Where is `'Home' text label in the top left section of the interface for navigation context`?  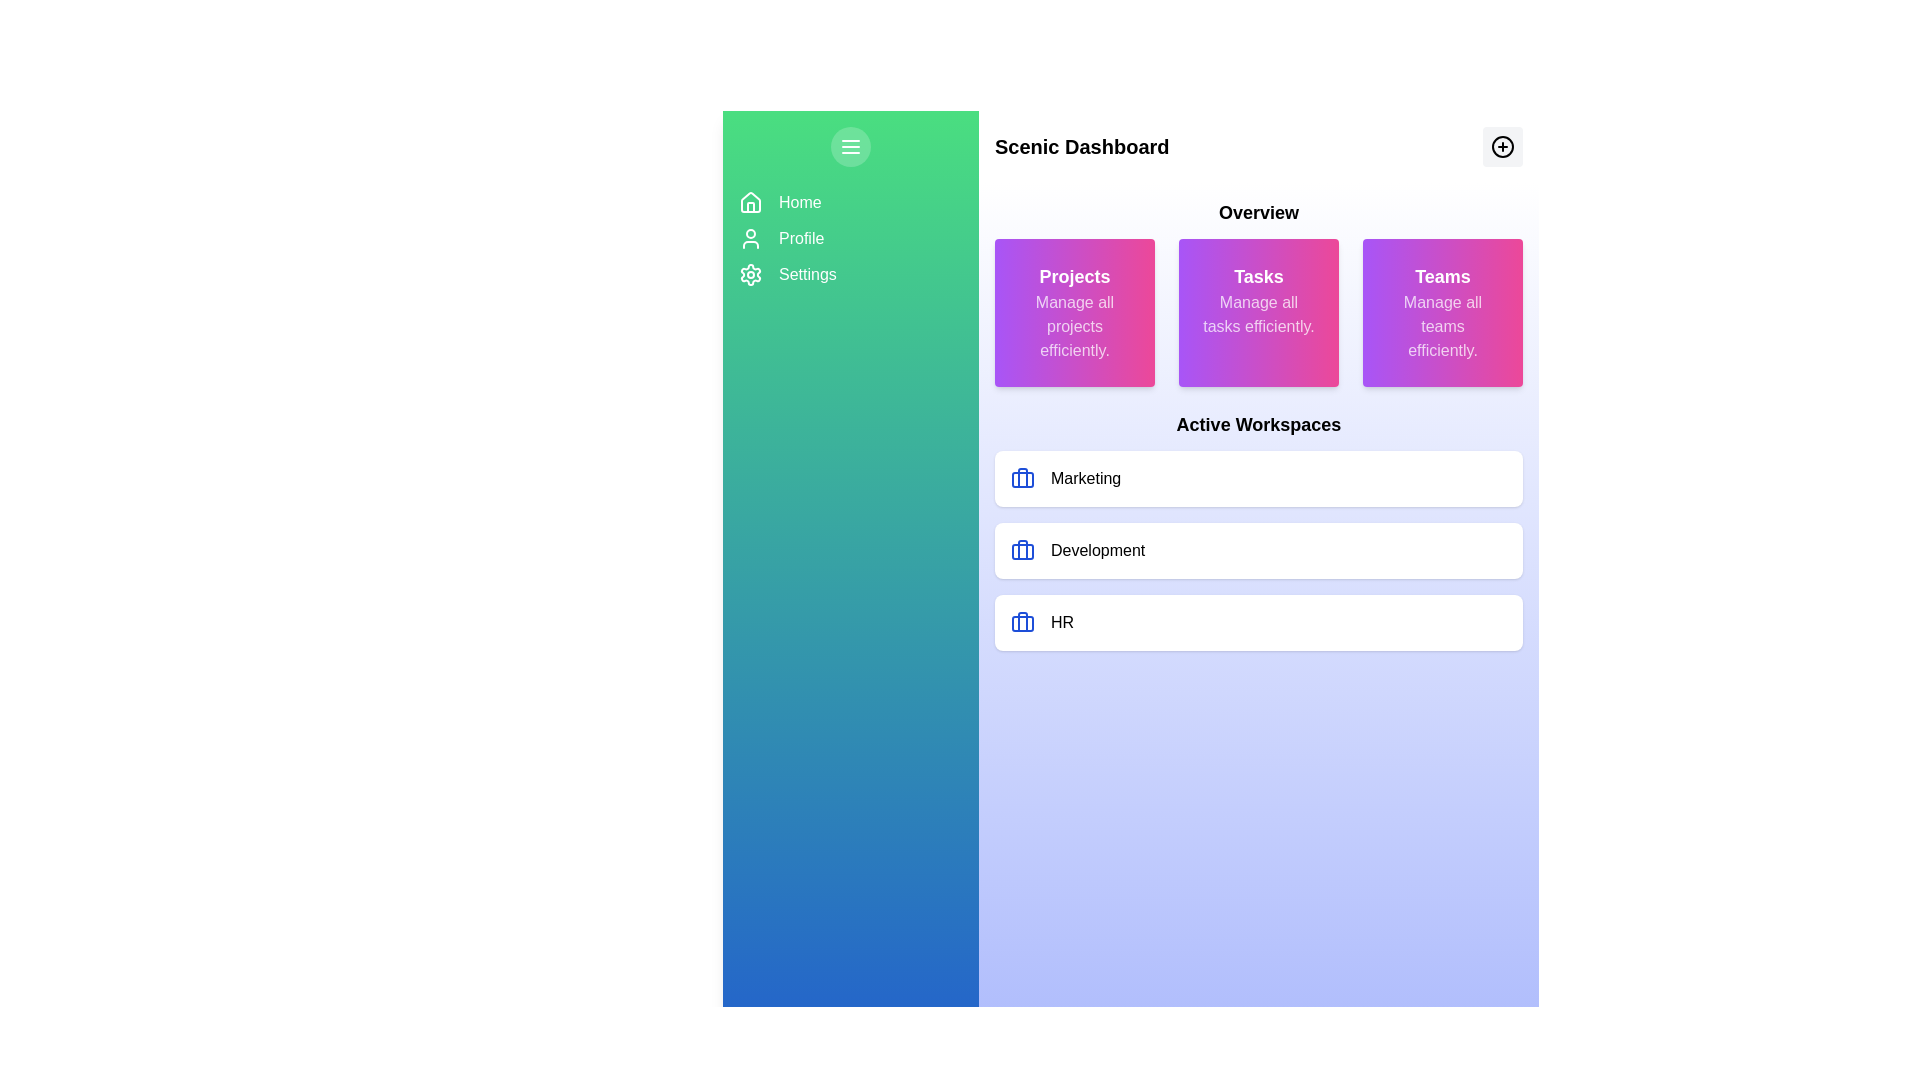 'Home' text label in the top left section of the interface for navigation context is located at coordinates (800, 203).